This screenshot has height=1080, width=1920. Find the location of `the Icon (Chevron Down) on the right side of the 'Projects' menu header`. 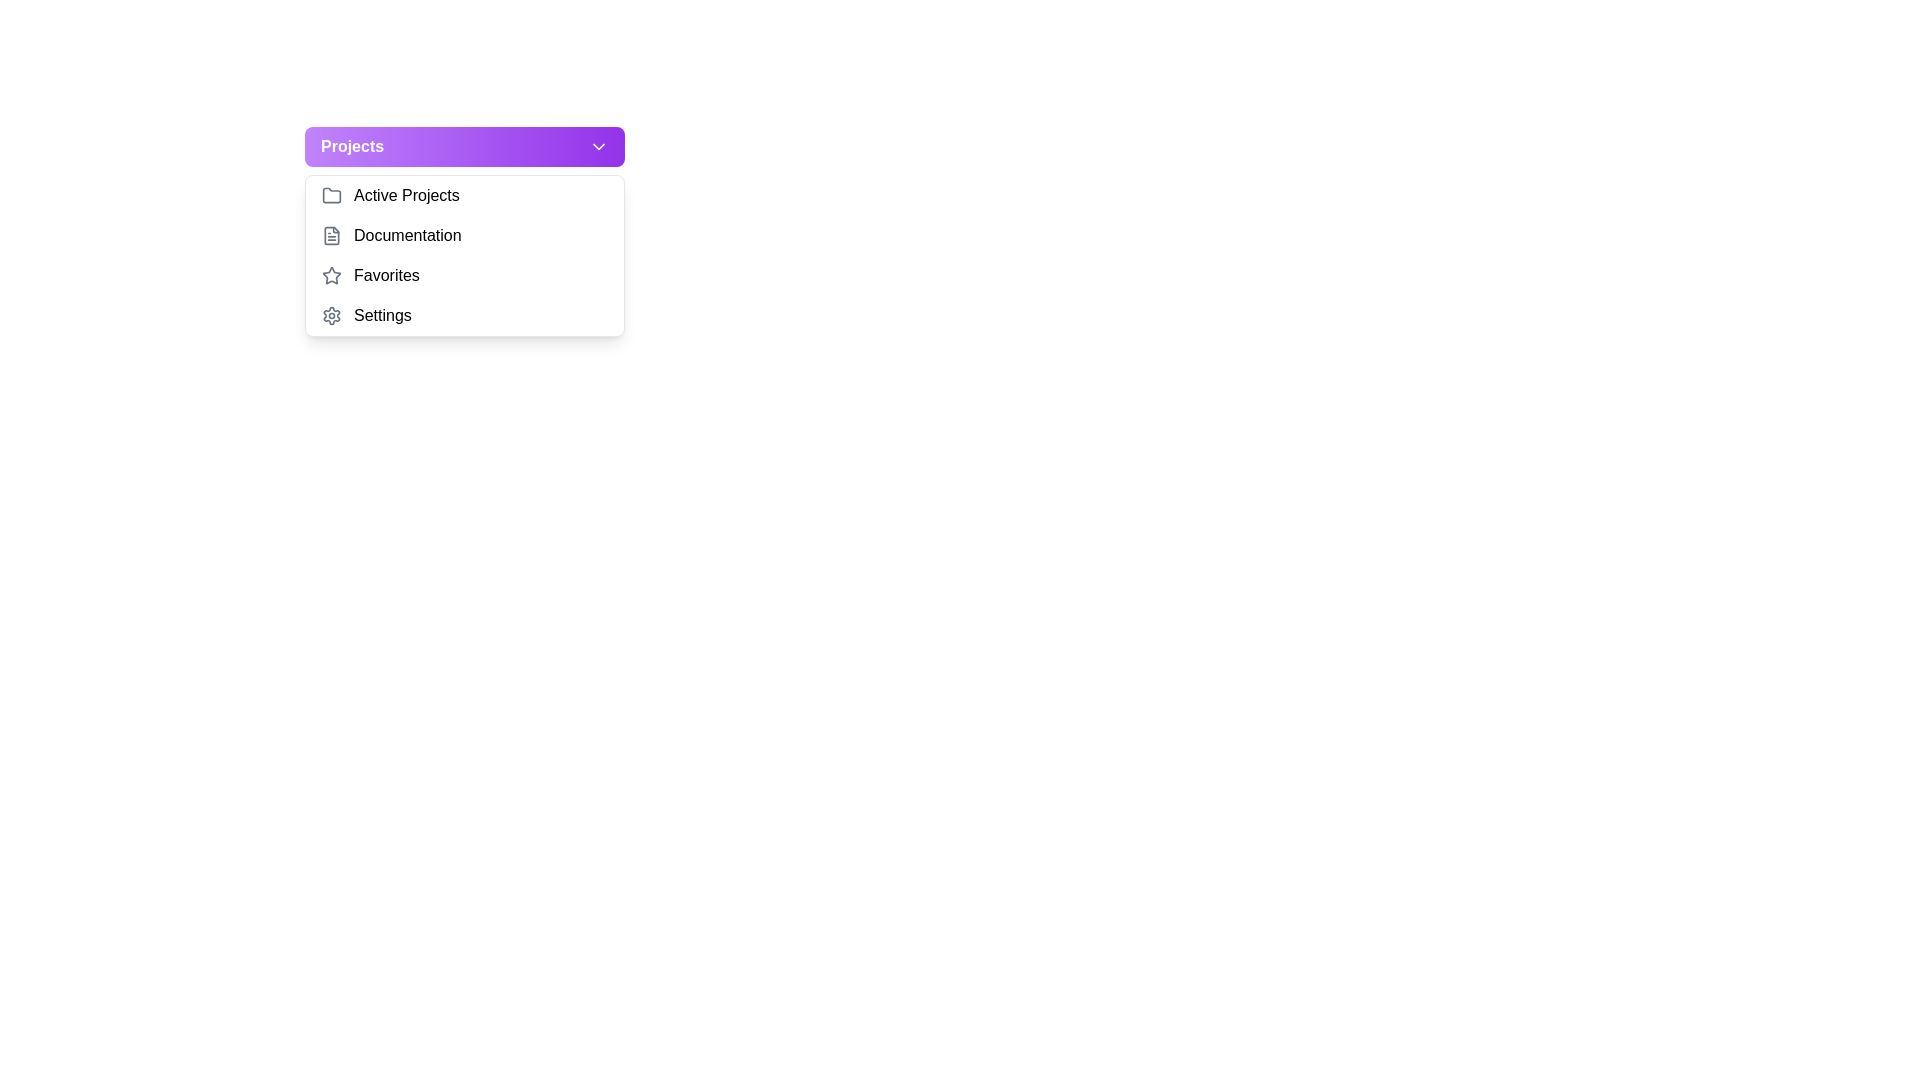

the Icon (Chevron Down) on the right side of the 'Projects' menu header is located at coordinates (598, 145).